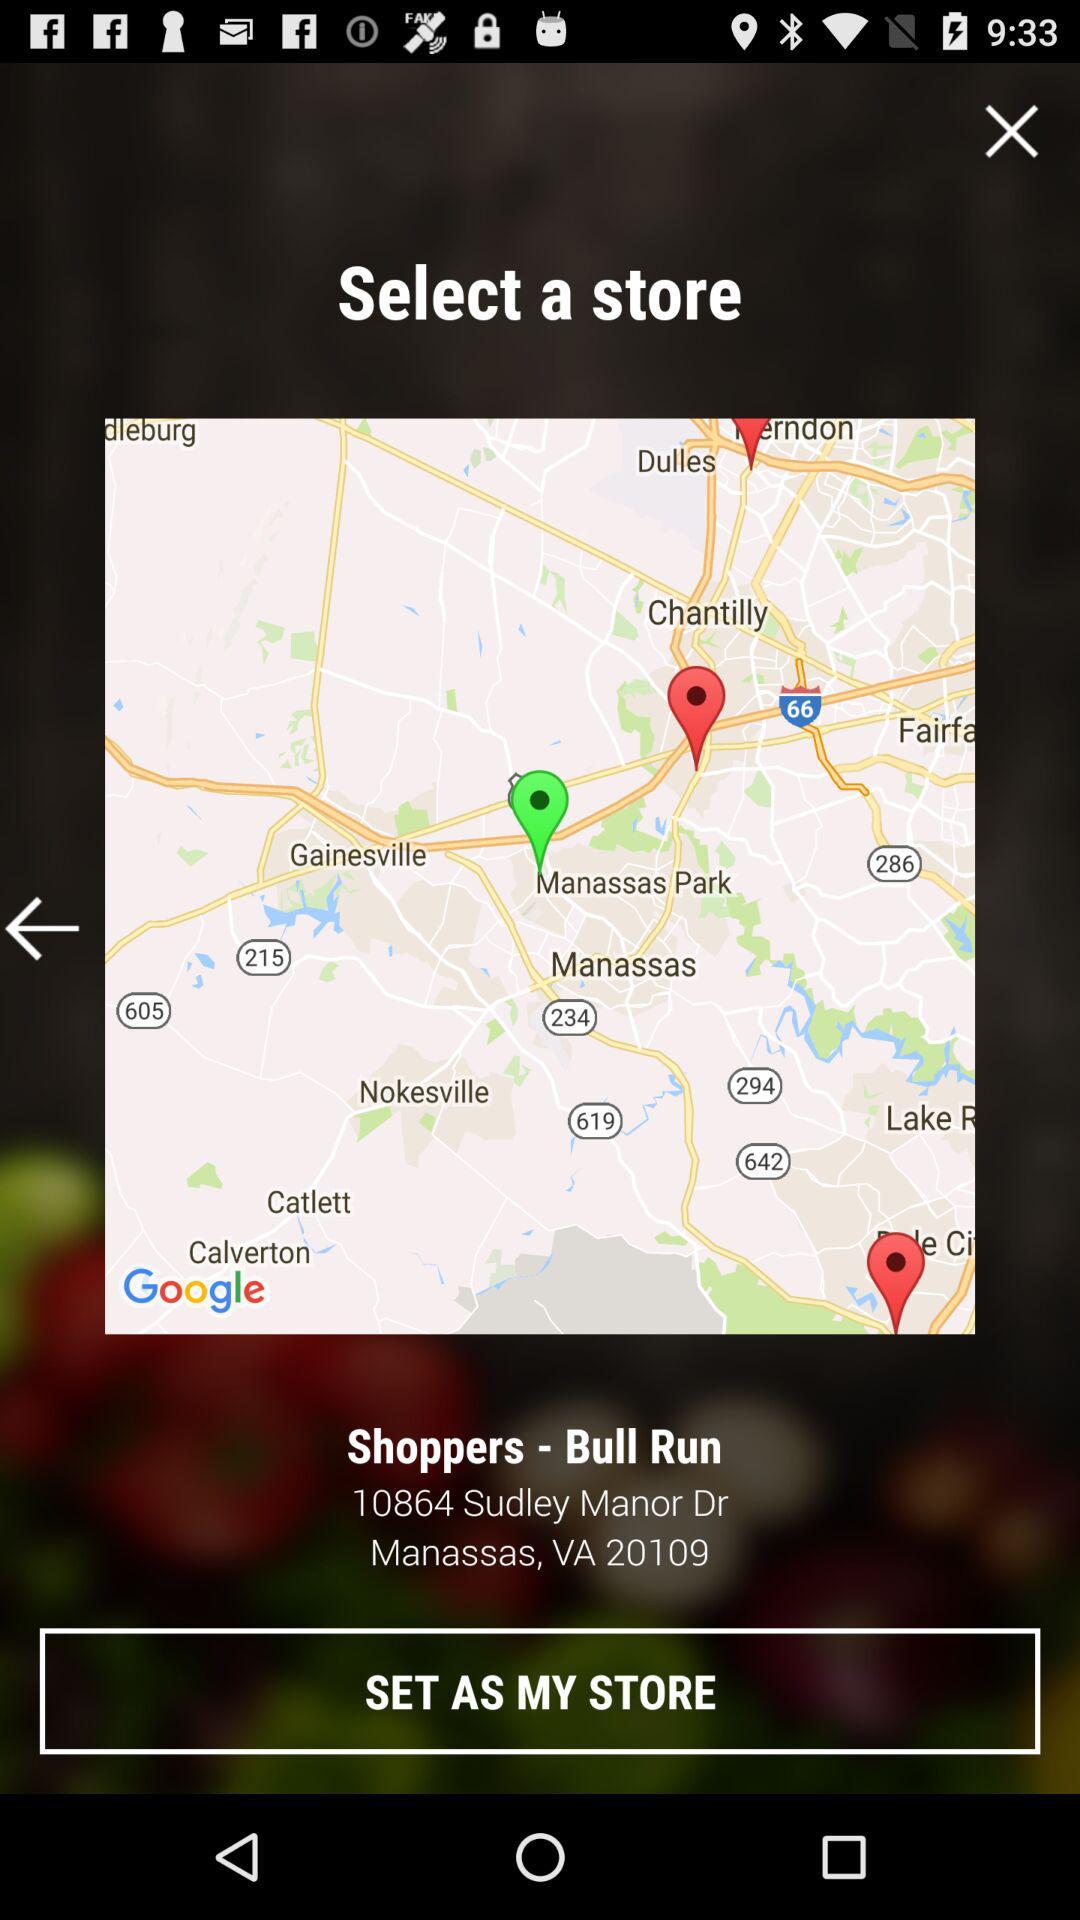  Describe the element at coordinates (1011, 130) in the screenshot. I see `close` at that location.